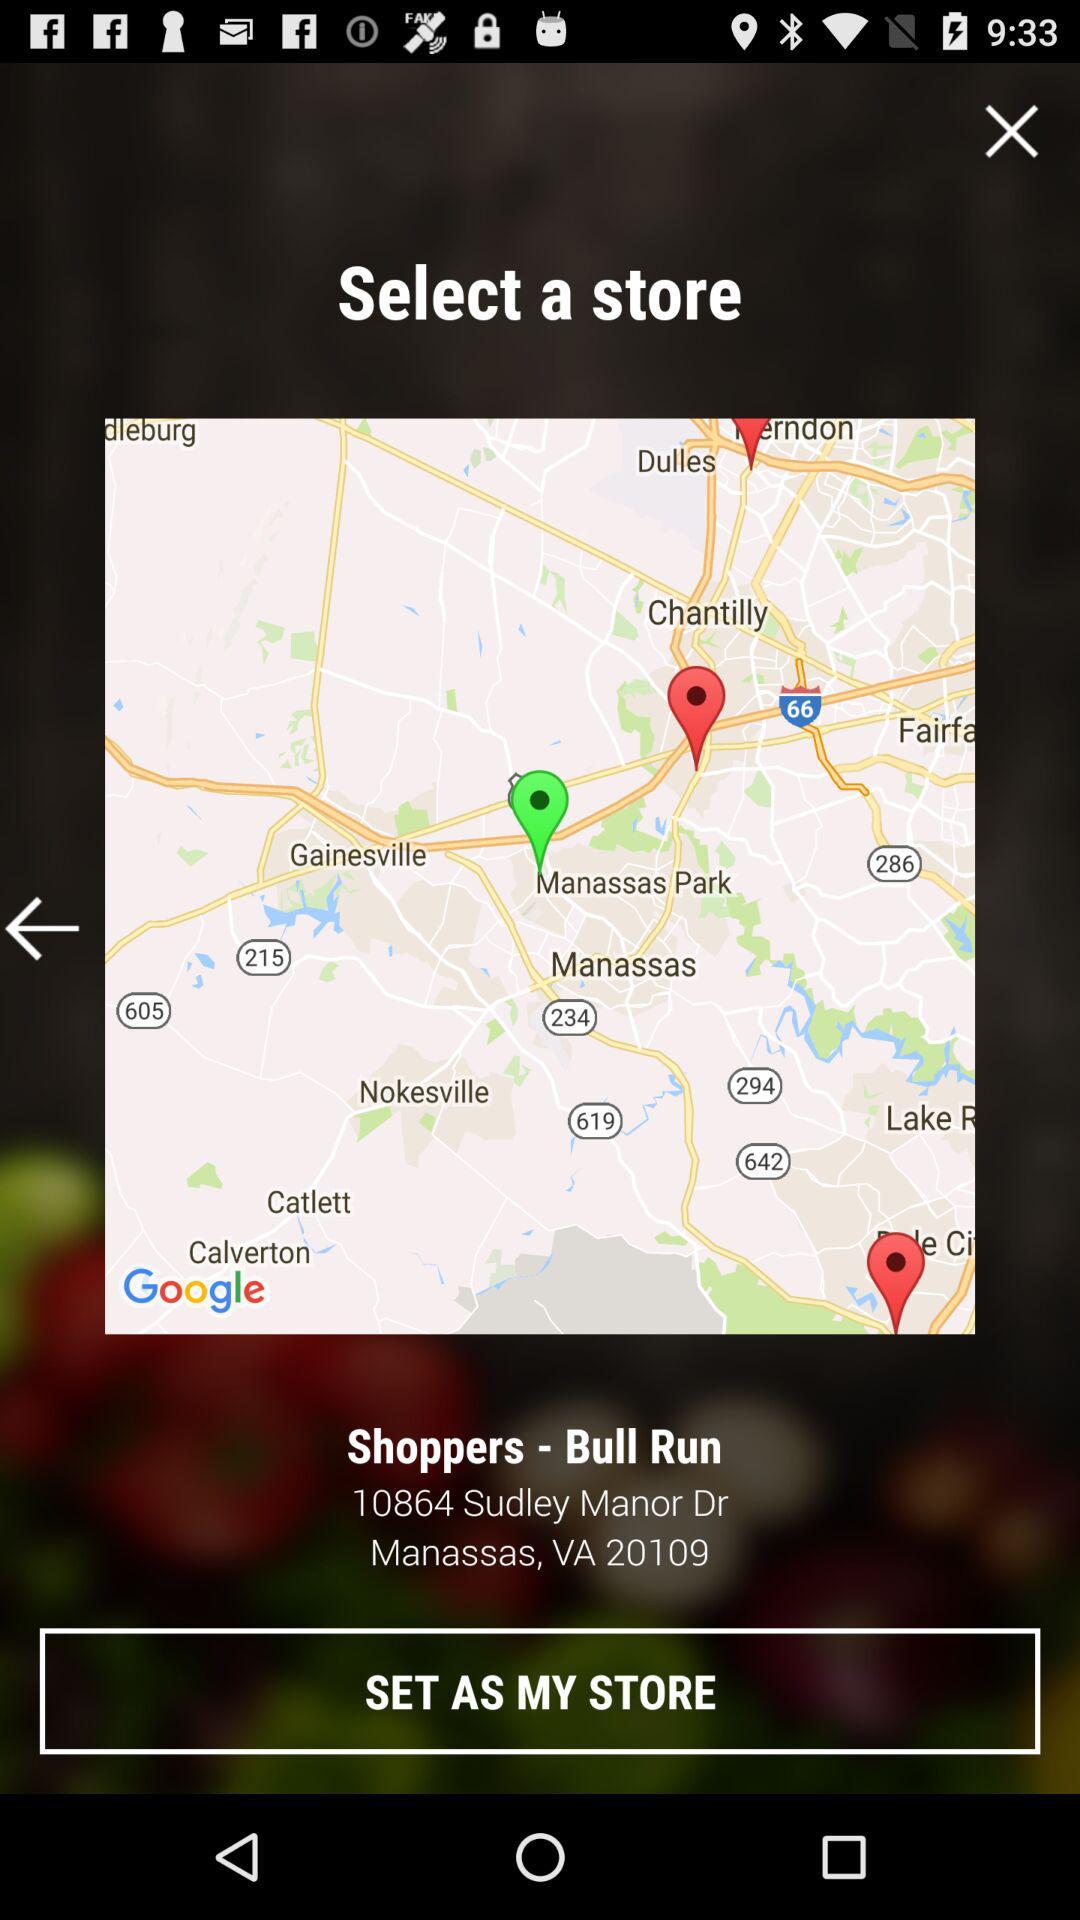  Describe the element at coordinates (1011, 130) in the screenshot. I see `close` at that location.